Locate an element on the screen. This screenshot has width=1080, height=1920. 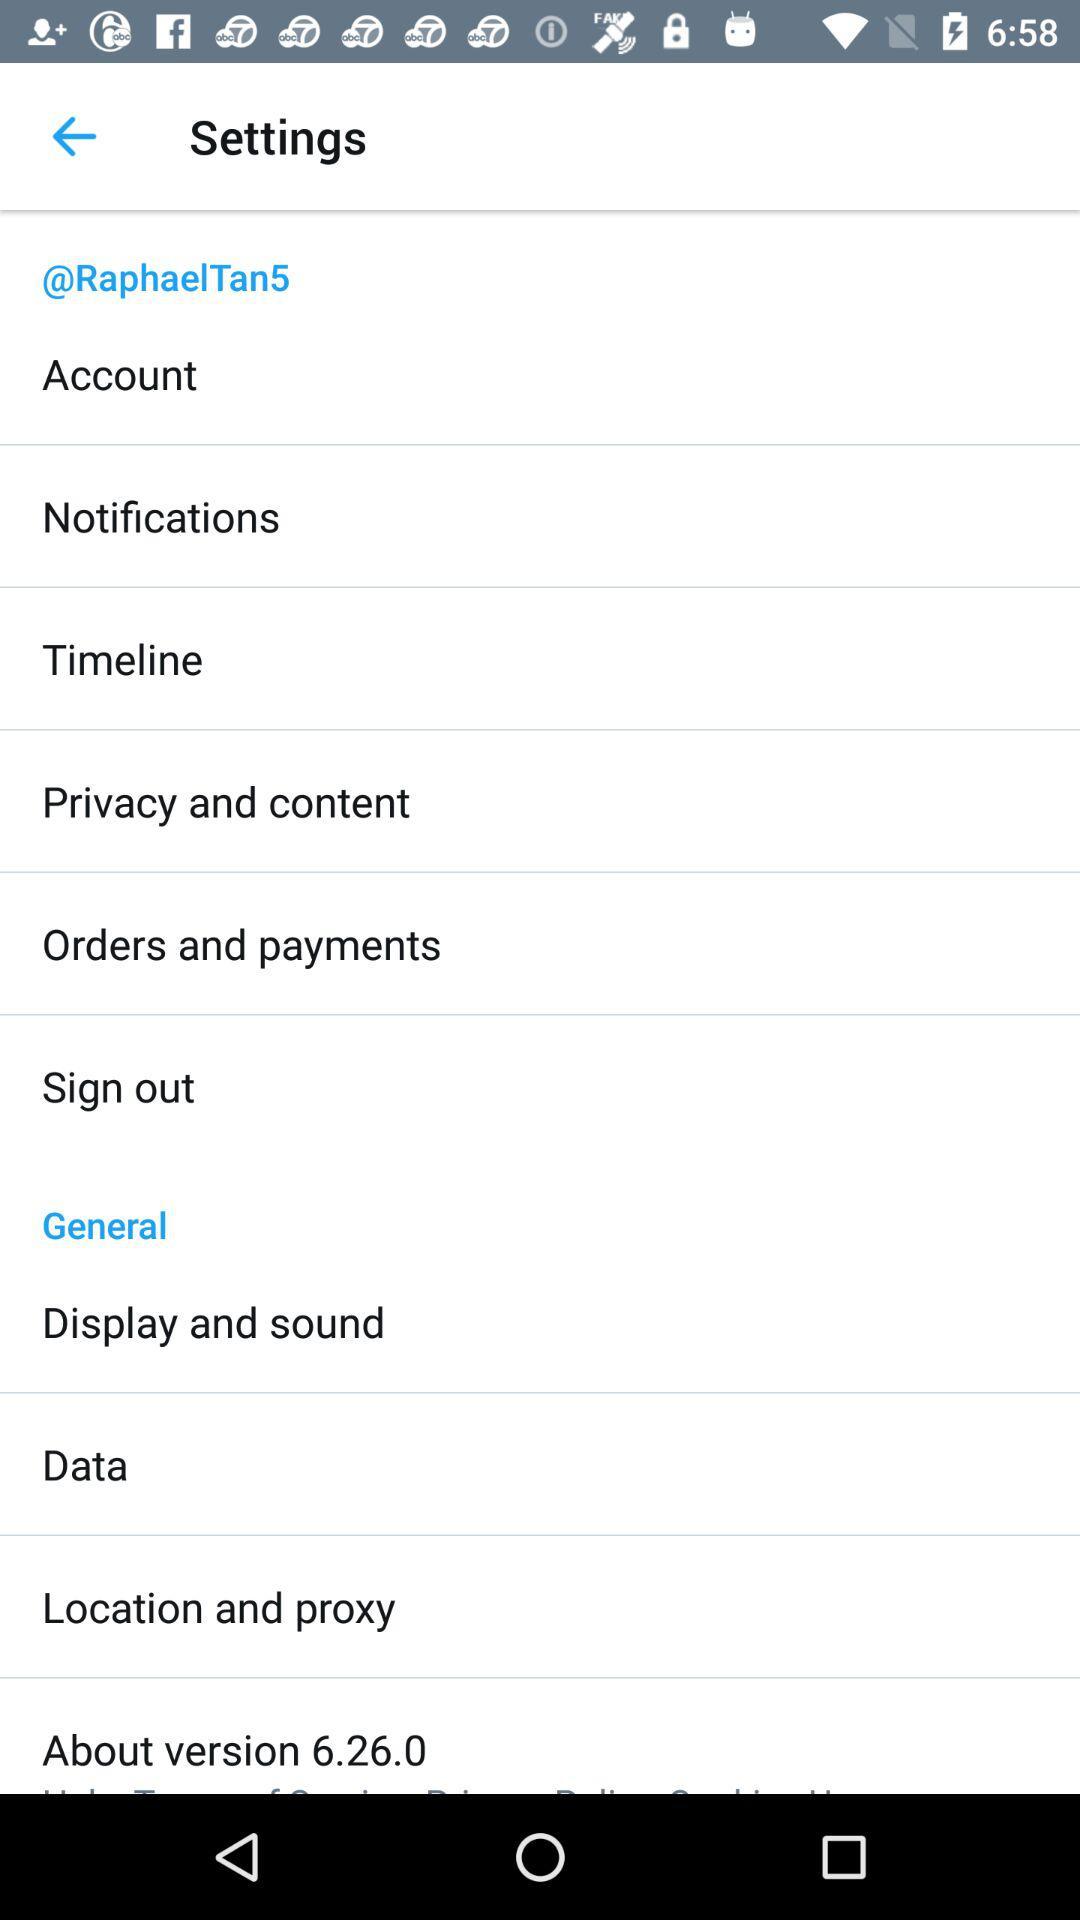
icon above the orders and payments icon is located at coordinates (225, 801).